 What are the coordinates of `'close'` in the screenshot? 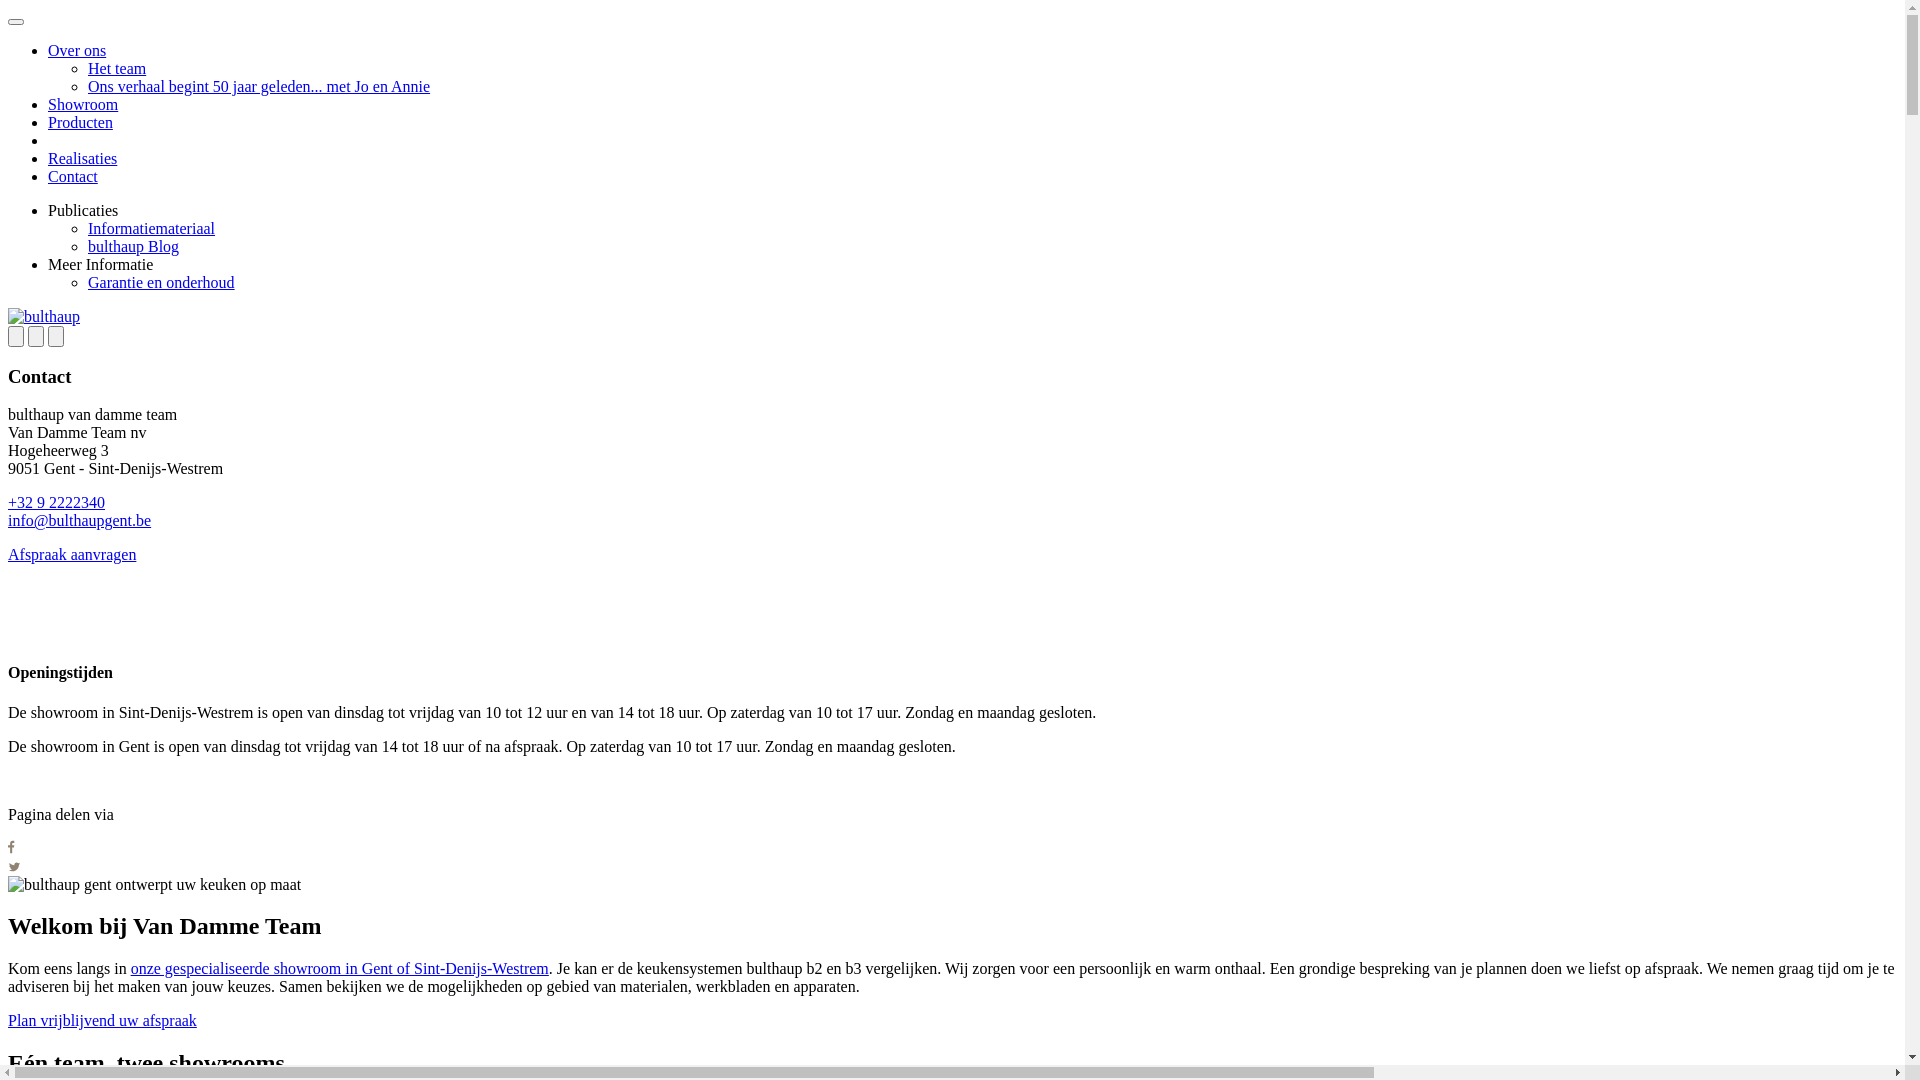 It's located at (48, 335).